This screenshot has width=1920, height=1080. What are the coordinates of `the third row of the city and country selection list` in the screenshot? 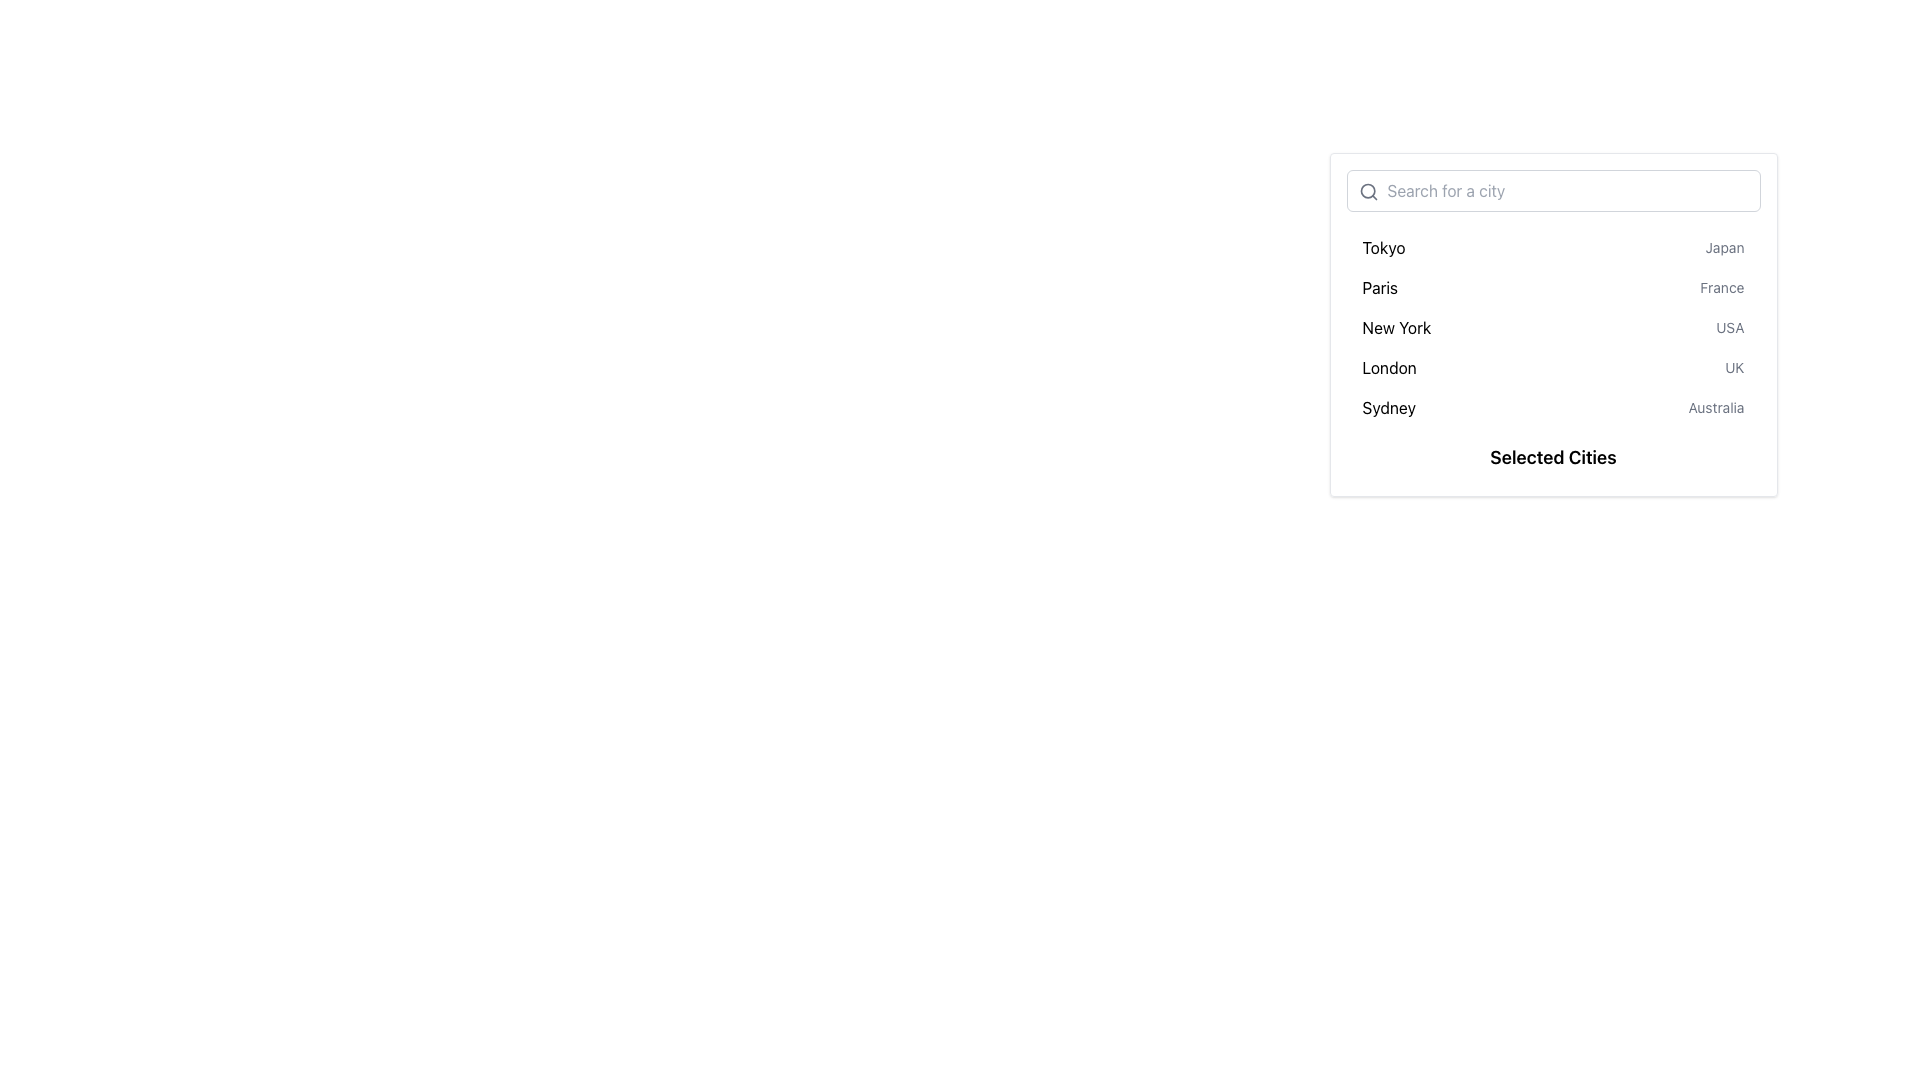 It's located at (1552, 326).